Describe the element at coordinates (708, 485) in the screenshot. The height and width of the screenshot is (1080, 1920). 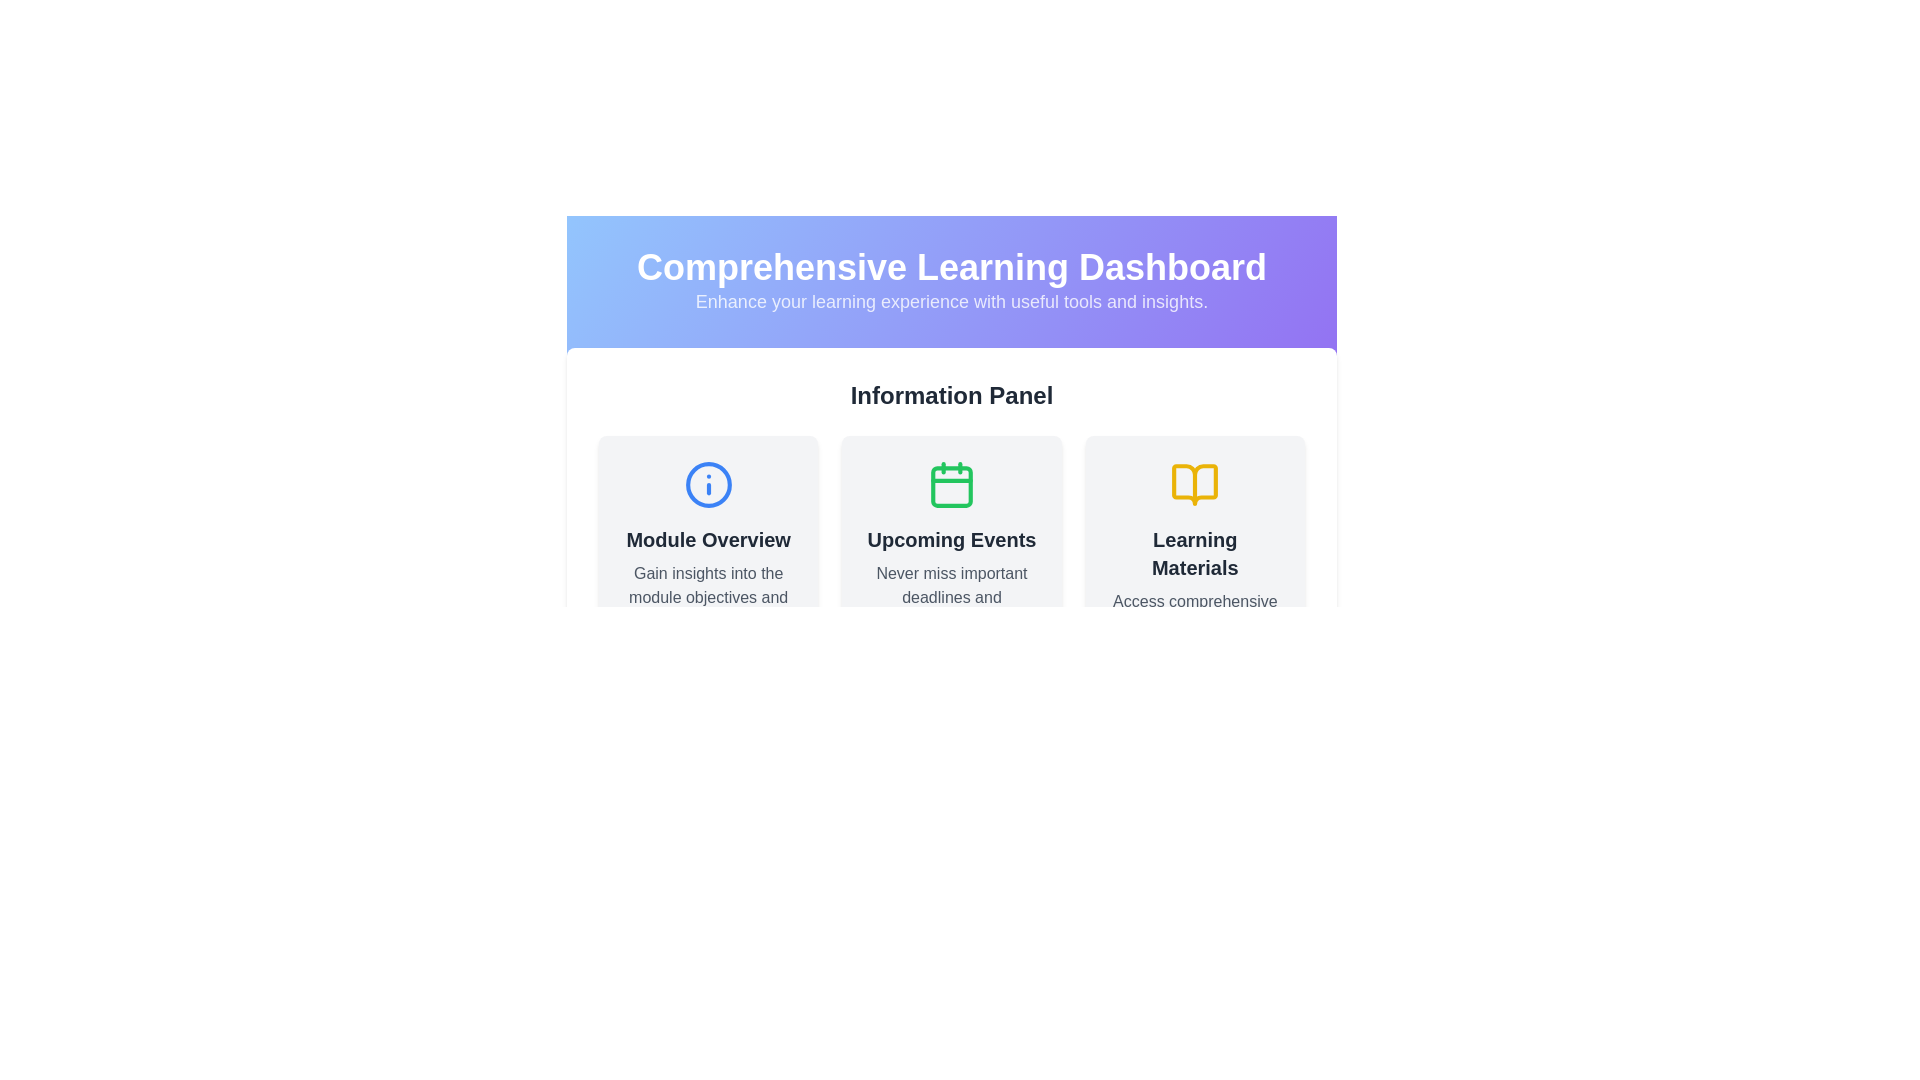
I see `the circular information icon with a blue outline located to the left of two other icons, beneath the 'Information Panel' header` at that location.